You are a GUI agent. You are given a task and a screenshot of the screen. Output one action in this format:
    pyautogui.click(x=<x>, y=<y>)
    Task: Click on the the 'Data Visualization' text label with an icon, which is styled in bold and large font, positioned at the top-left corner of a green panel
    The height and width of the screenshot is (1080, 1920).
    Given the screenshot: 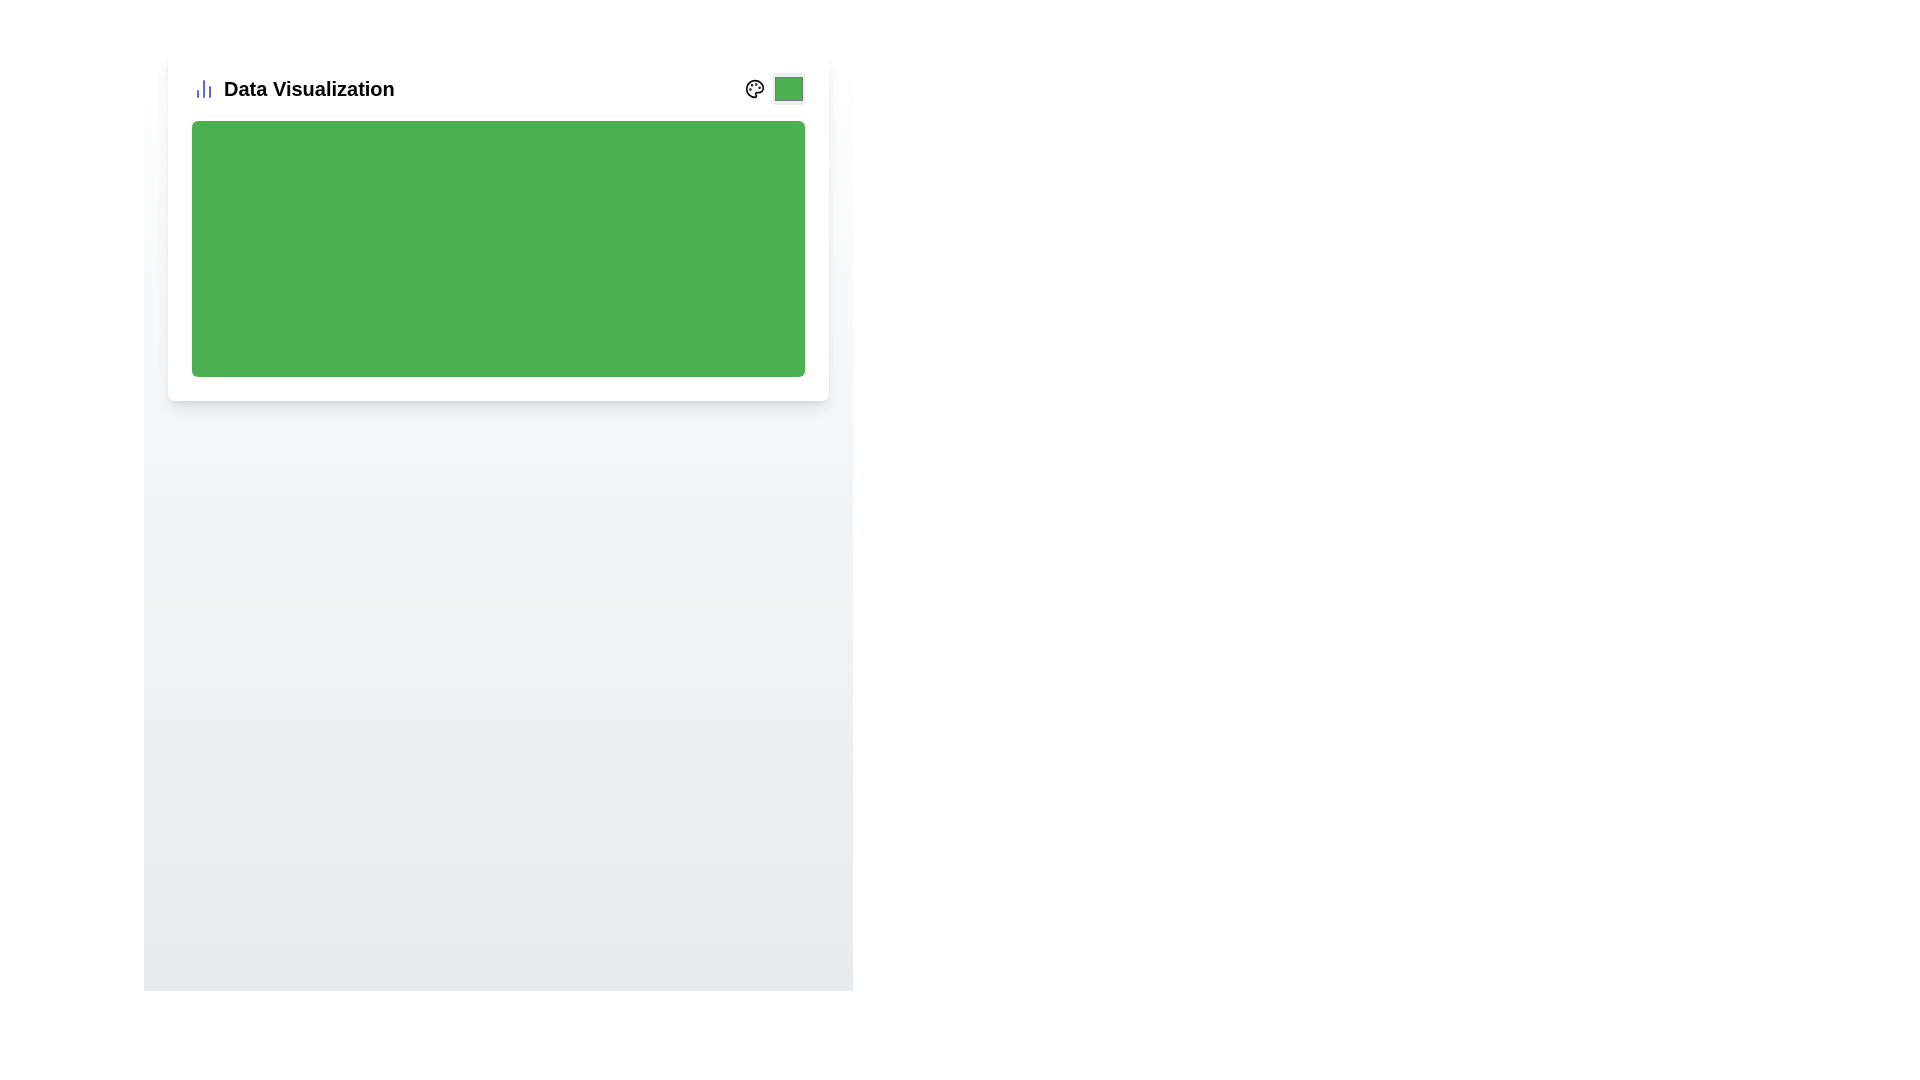 What is the action you would take?
    pyautogui.click(x=292, y=87)
    